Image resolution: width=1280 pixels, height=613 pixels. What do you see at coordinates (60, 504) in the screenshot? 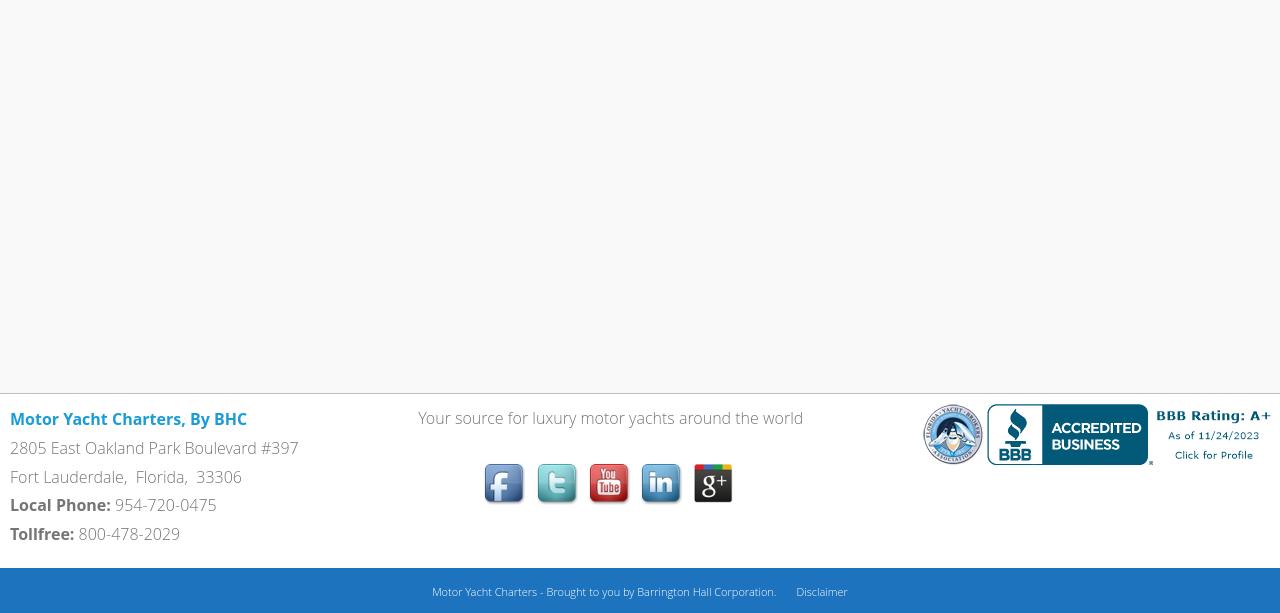
I see `'Local Phone:'` at bounding box center [60, 504].